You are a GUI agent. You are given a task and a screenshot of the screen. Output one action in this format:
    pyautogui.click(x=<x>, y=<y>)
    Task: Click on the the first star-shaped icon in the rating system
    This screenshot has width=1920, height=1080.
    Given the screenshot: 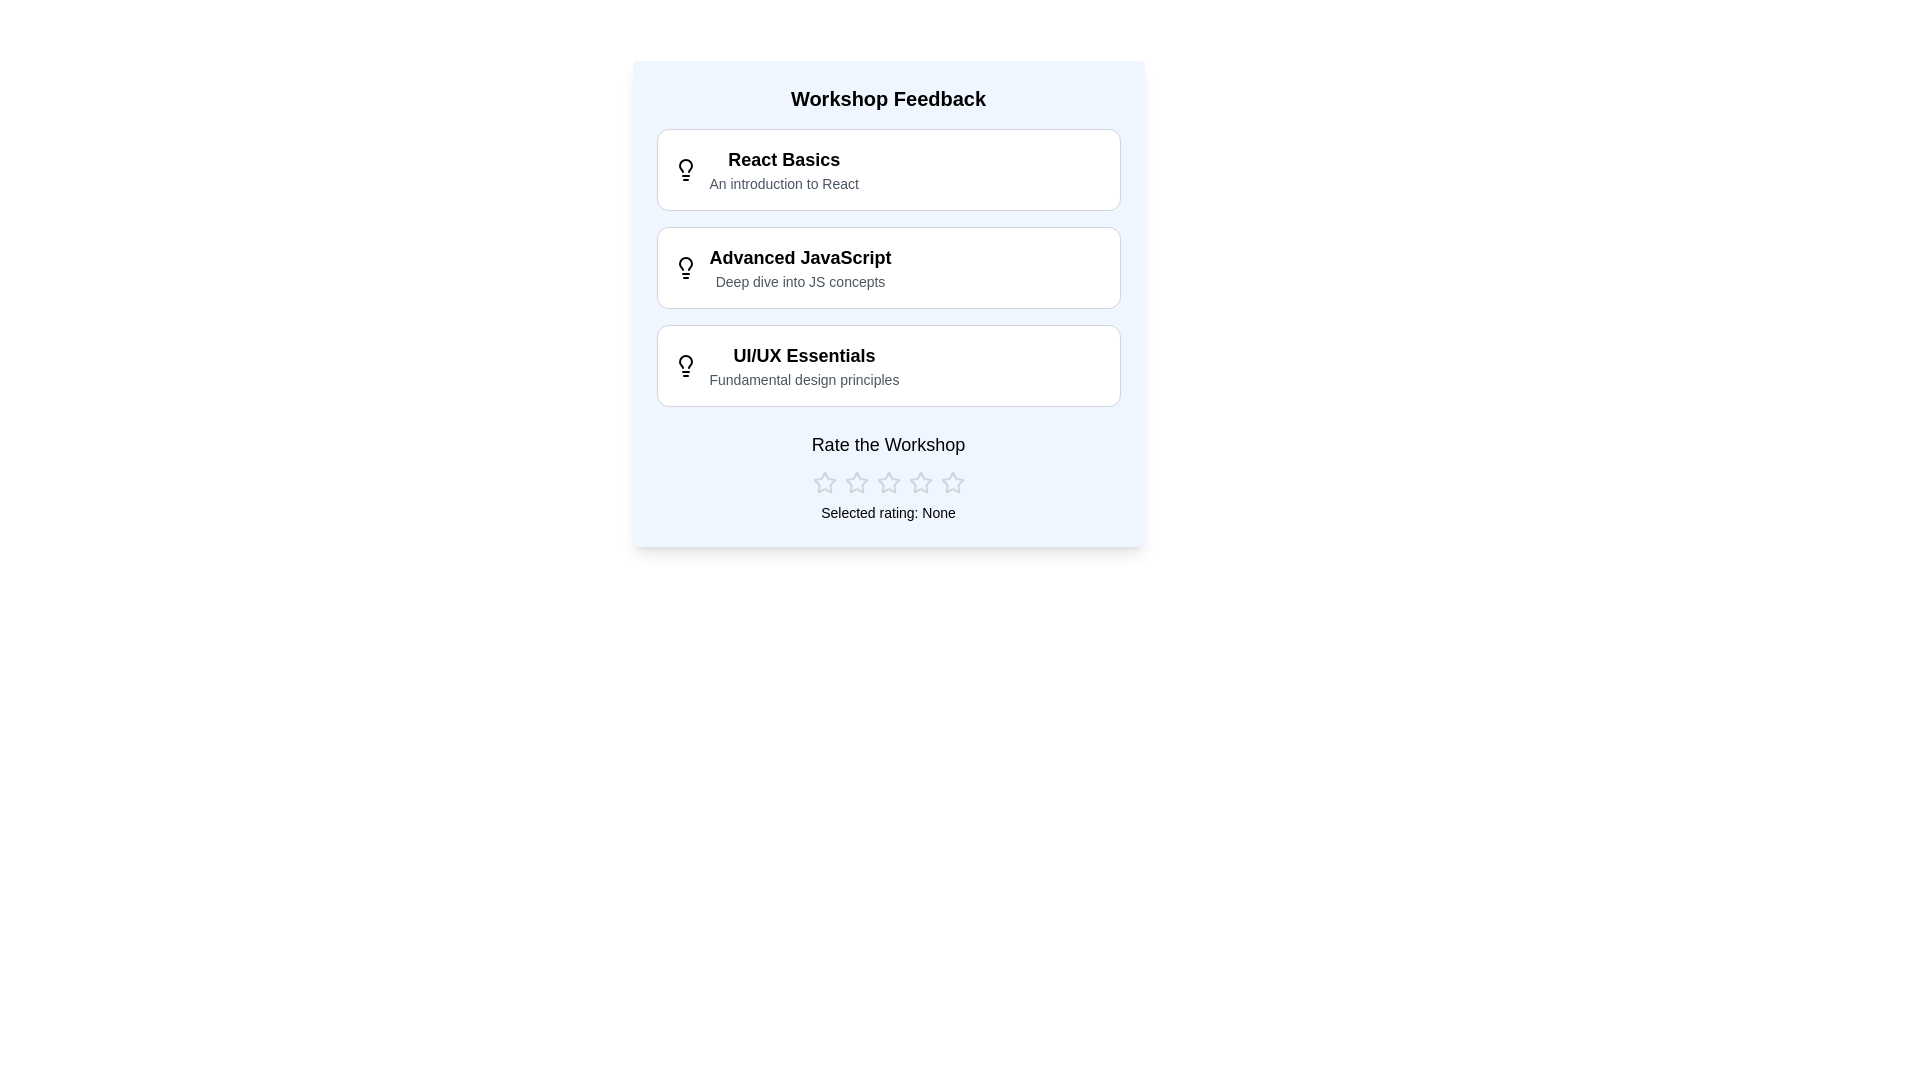 What is the action you would take?
    pyautogui.click(x=824, y=482)
    